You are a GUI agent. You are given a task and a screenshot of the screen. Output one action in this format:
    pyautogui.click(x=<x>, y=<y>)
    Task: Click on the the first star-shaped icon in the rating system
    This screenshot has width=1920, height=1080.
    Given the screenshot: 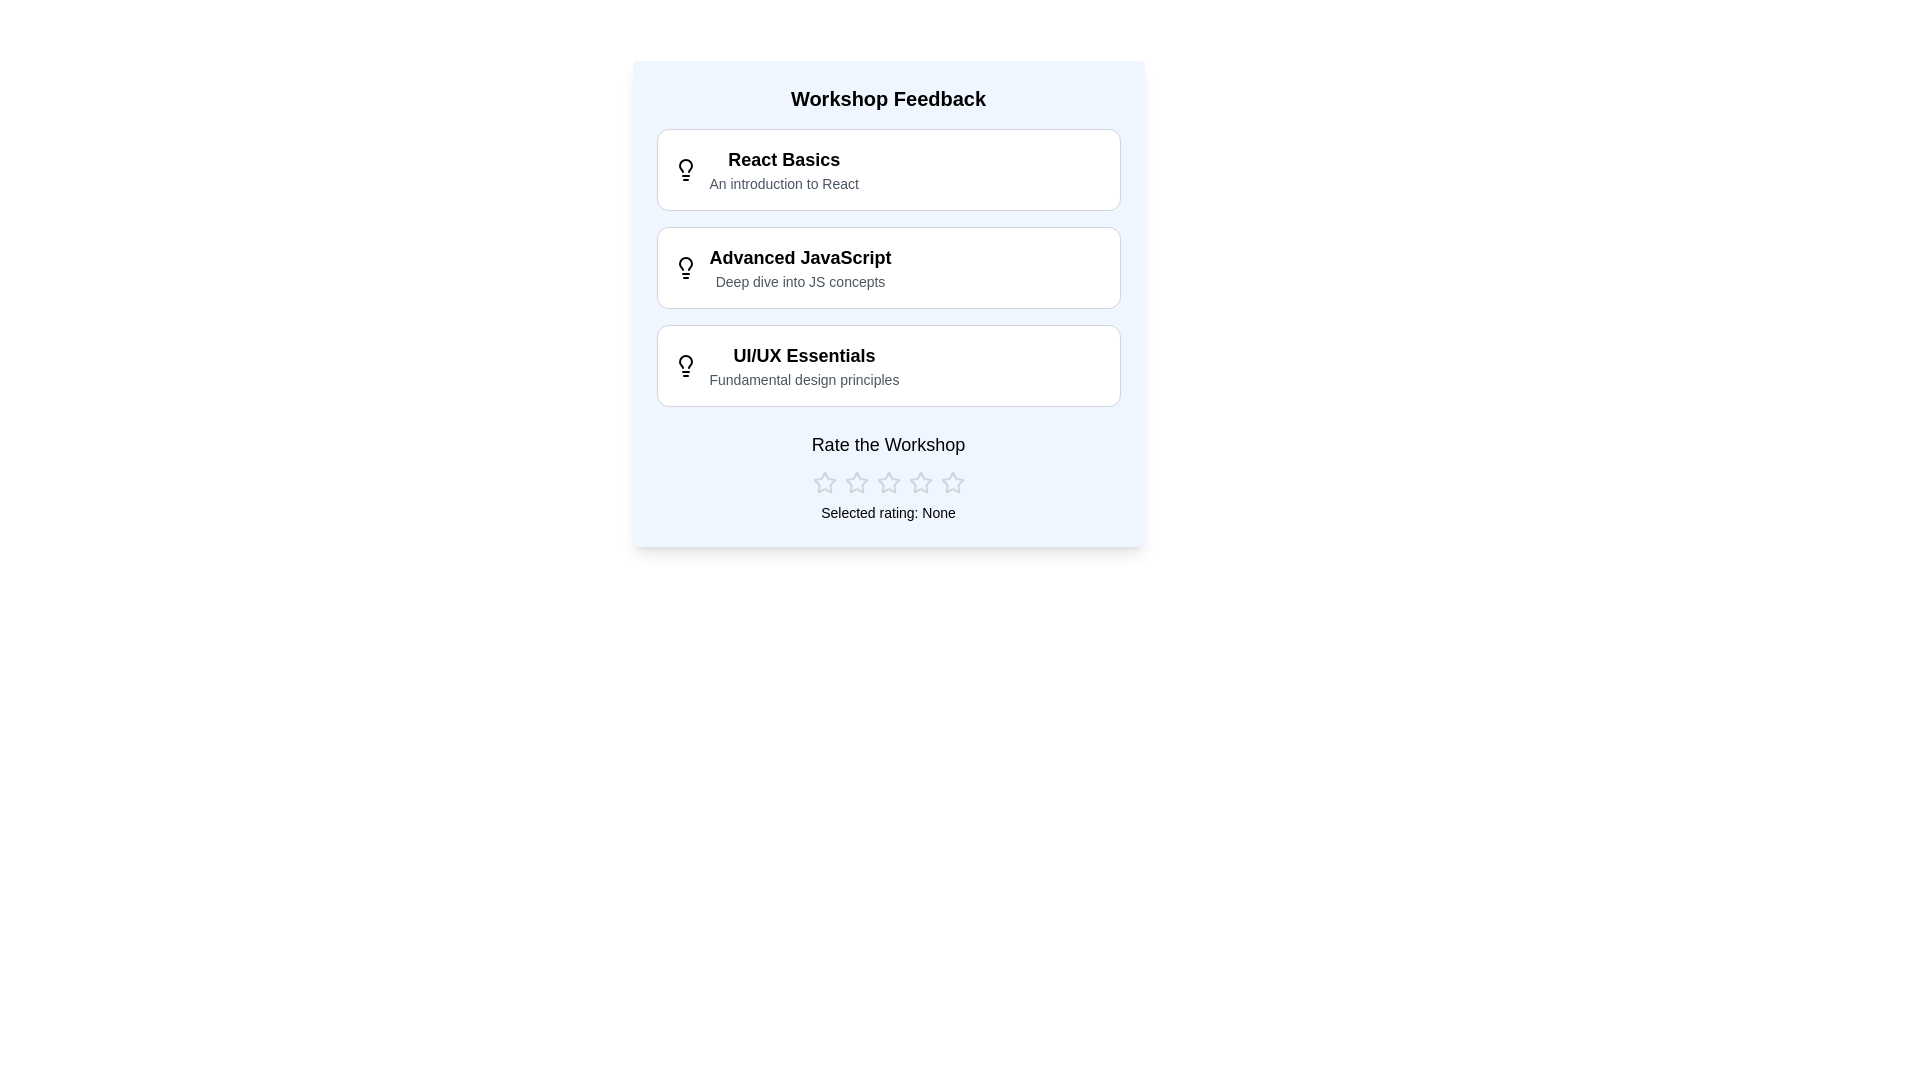 What is the action you would take?
    pyautogui.click(x=824, y=482)
    